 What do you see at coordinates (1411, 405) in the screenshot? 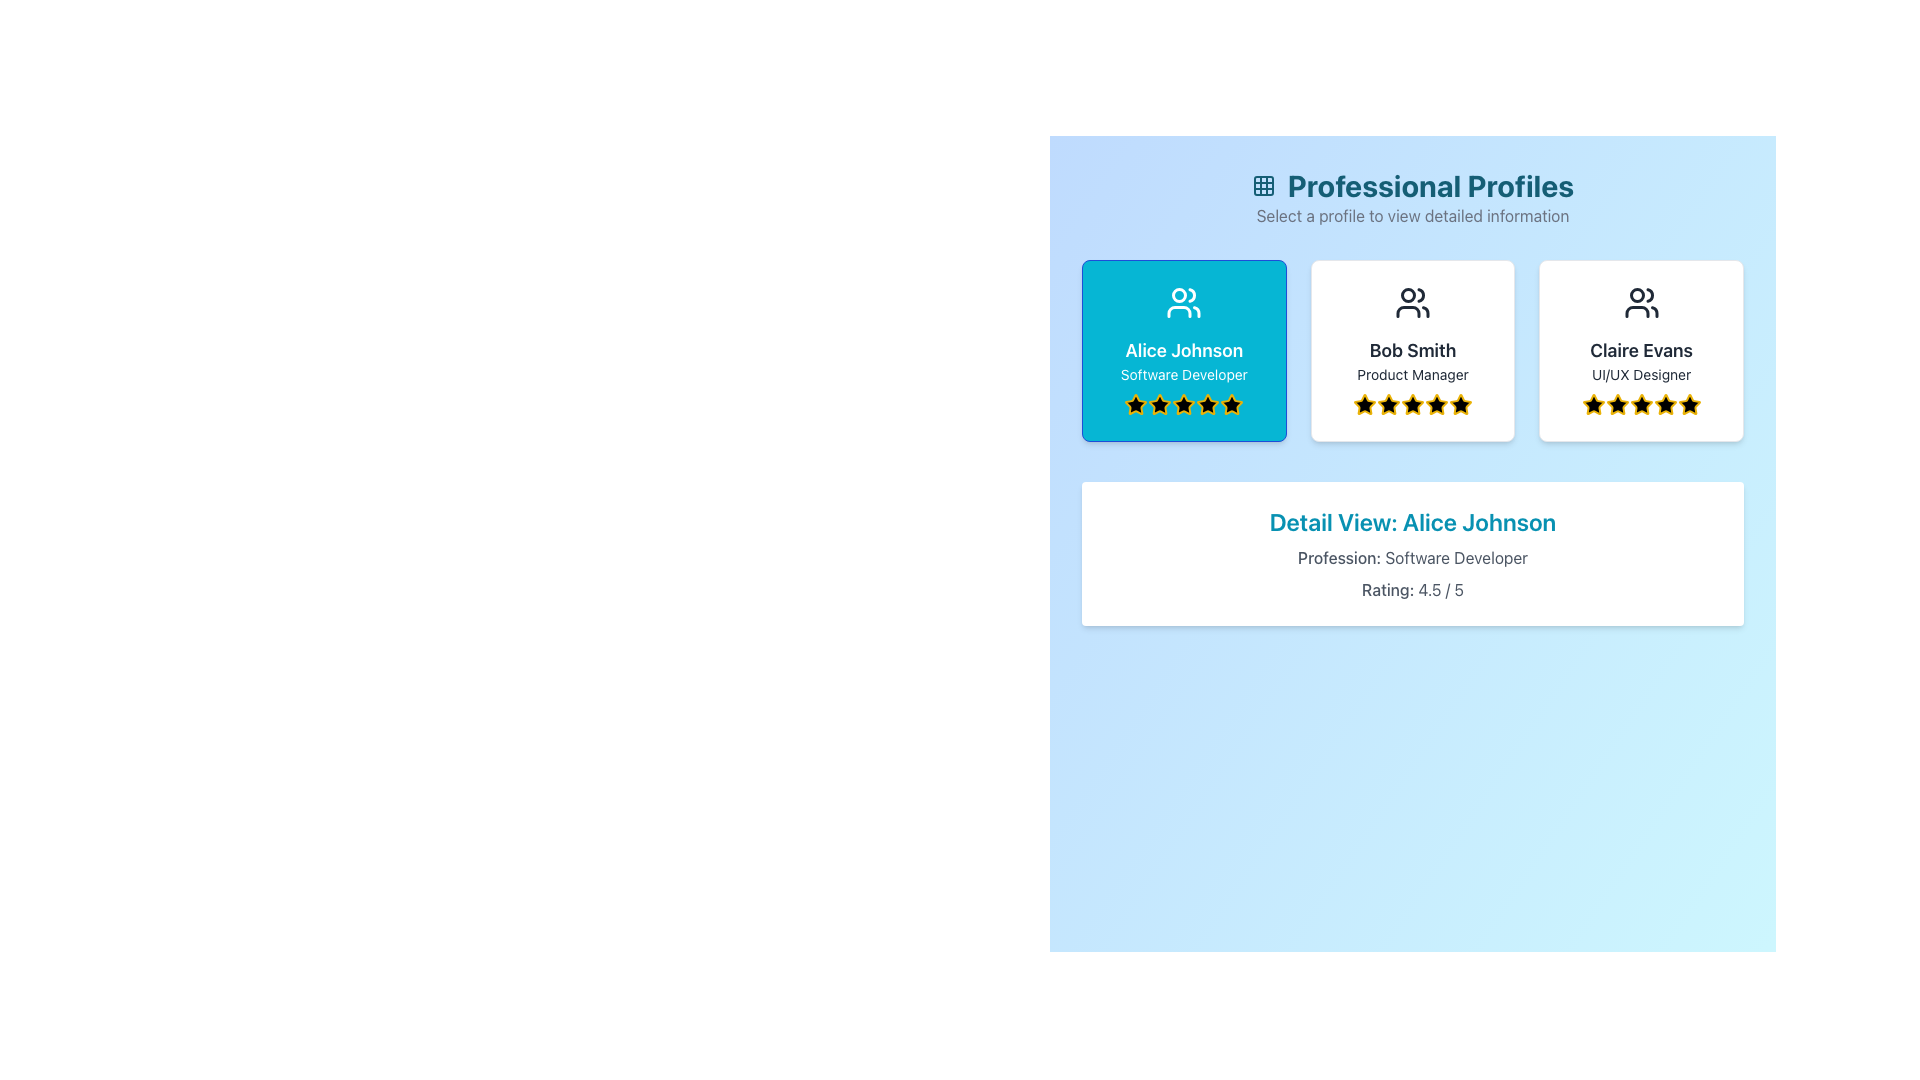
I see `the third yellow star icon in the Rating Indicator below the 'Bob Smith' and 'Product Manager' text in the profile card` at bounding box center [1411, 405].